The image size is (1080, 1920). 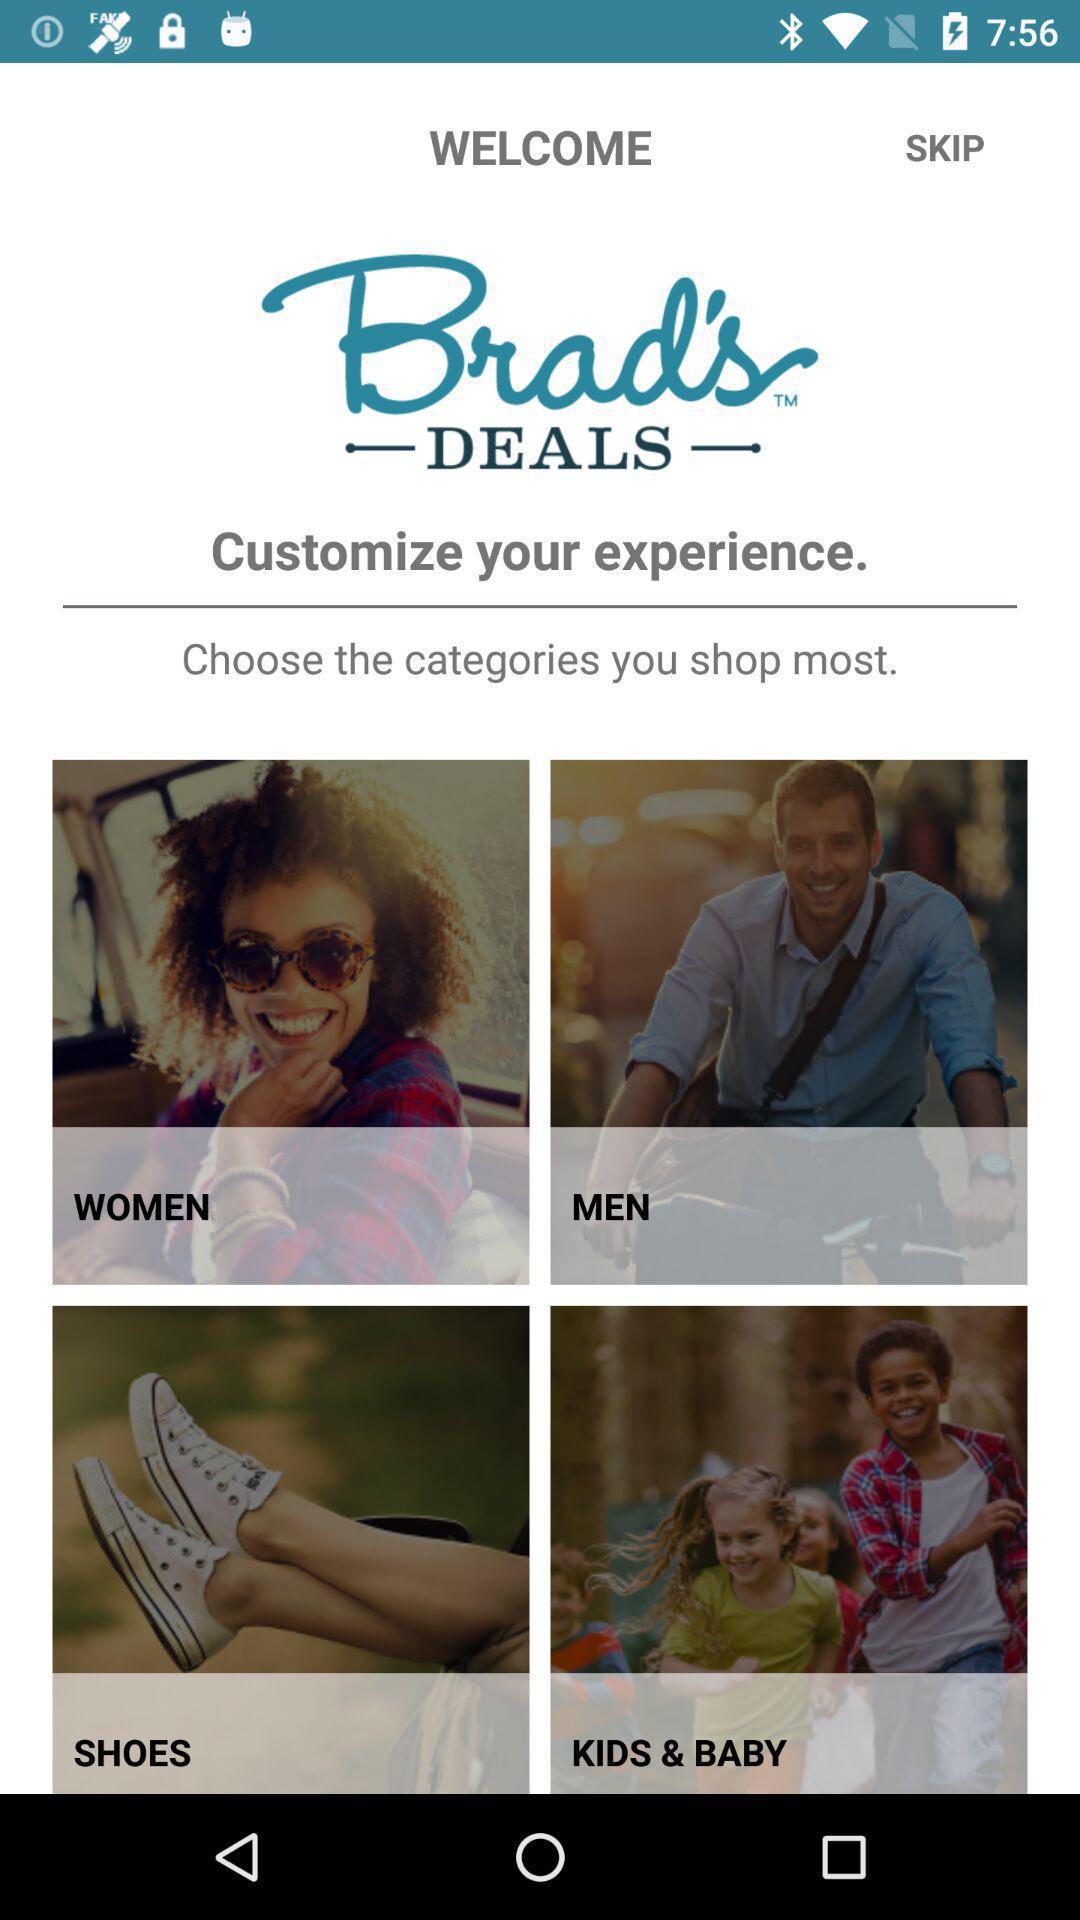 What do you see at coordinates (291, 1549) in the screenshot?
I see `the shoes box` at bounding box center [291, 1549].